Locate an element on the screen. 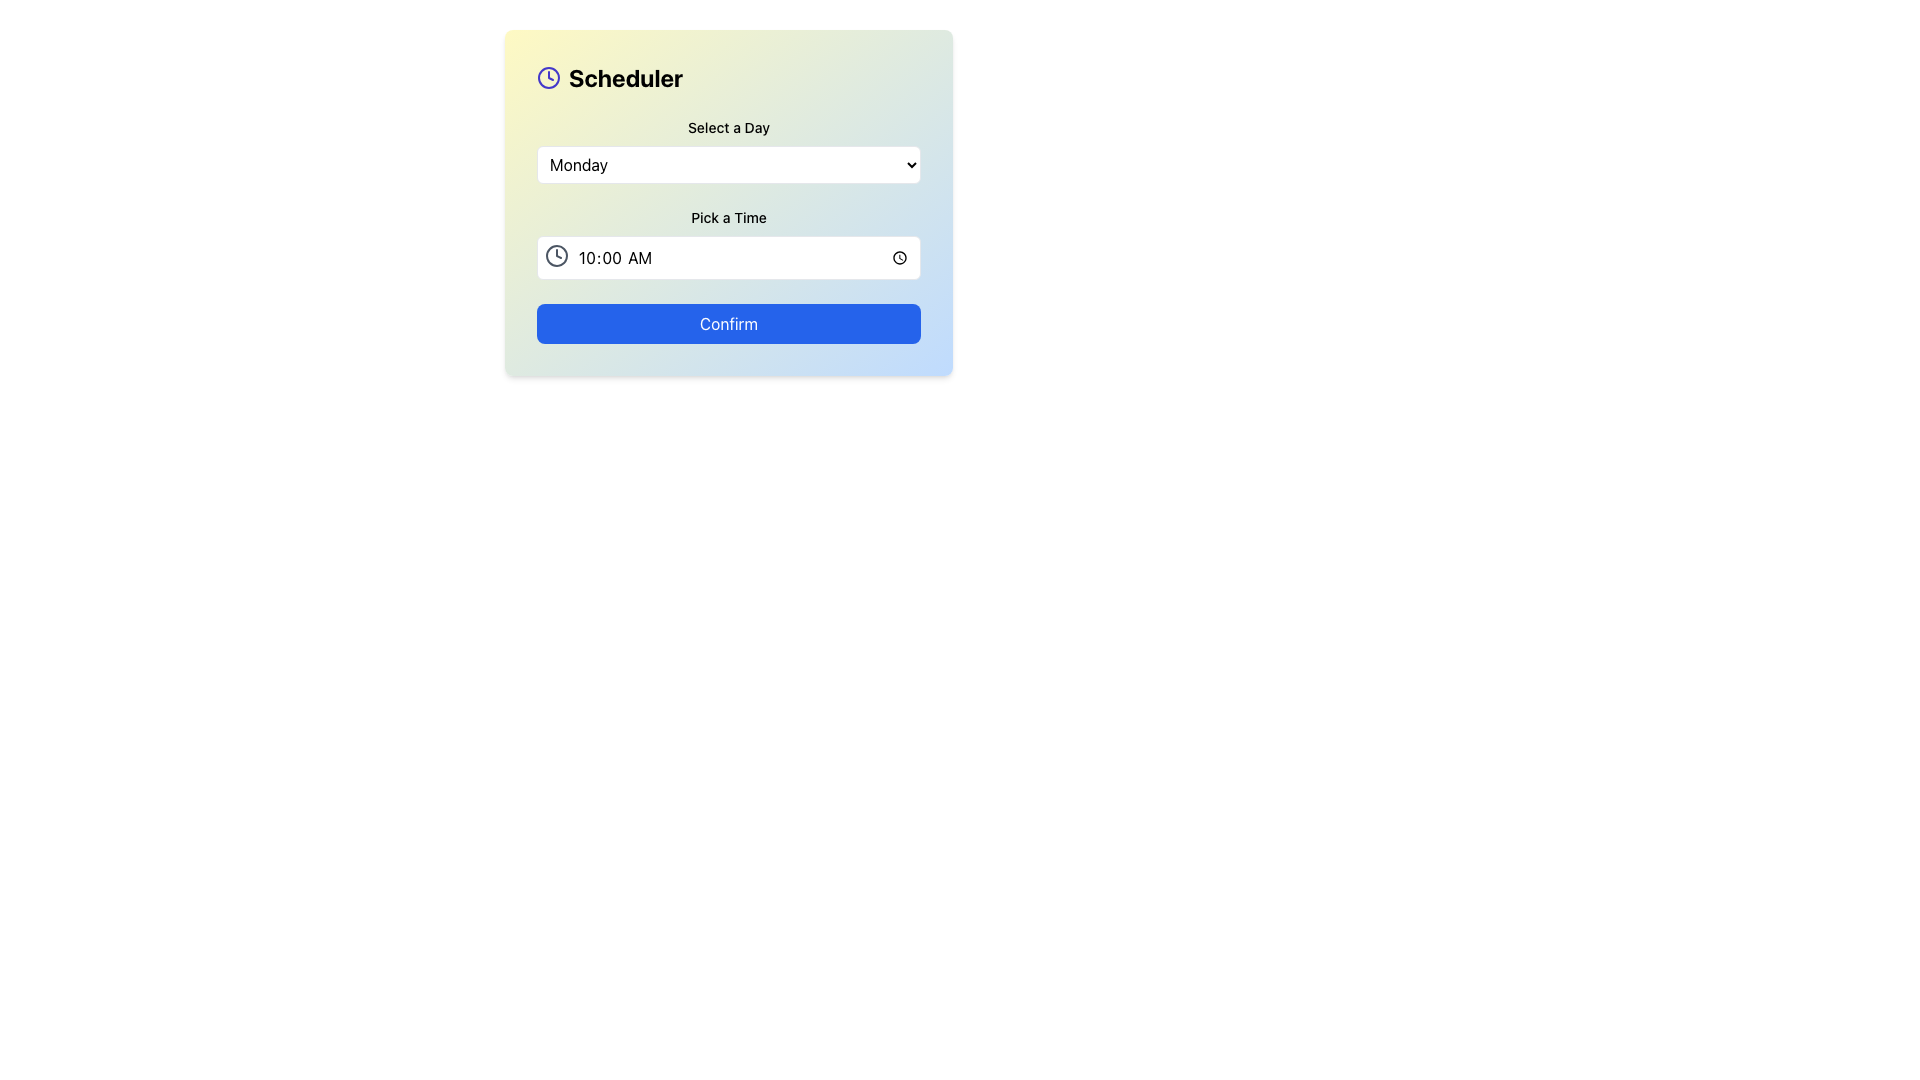  the clock icon located at the leftmost side of the header, next to the 'Scheduler' text is located at coordinates (548, 76).